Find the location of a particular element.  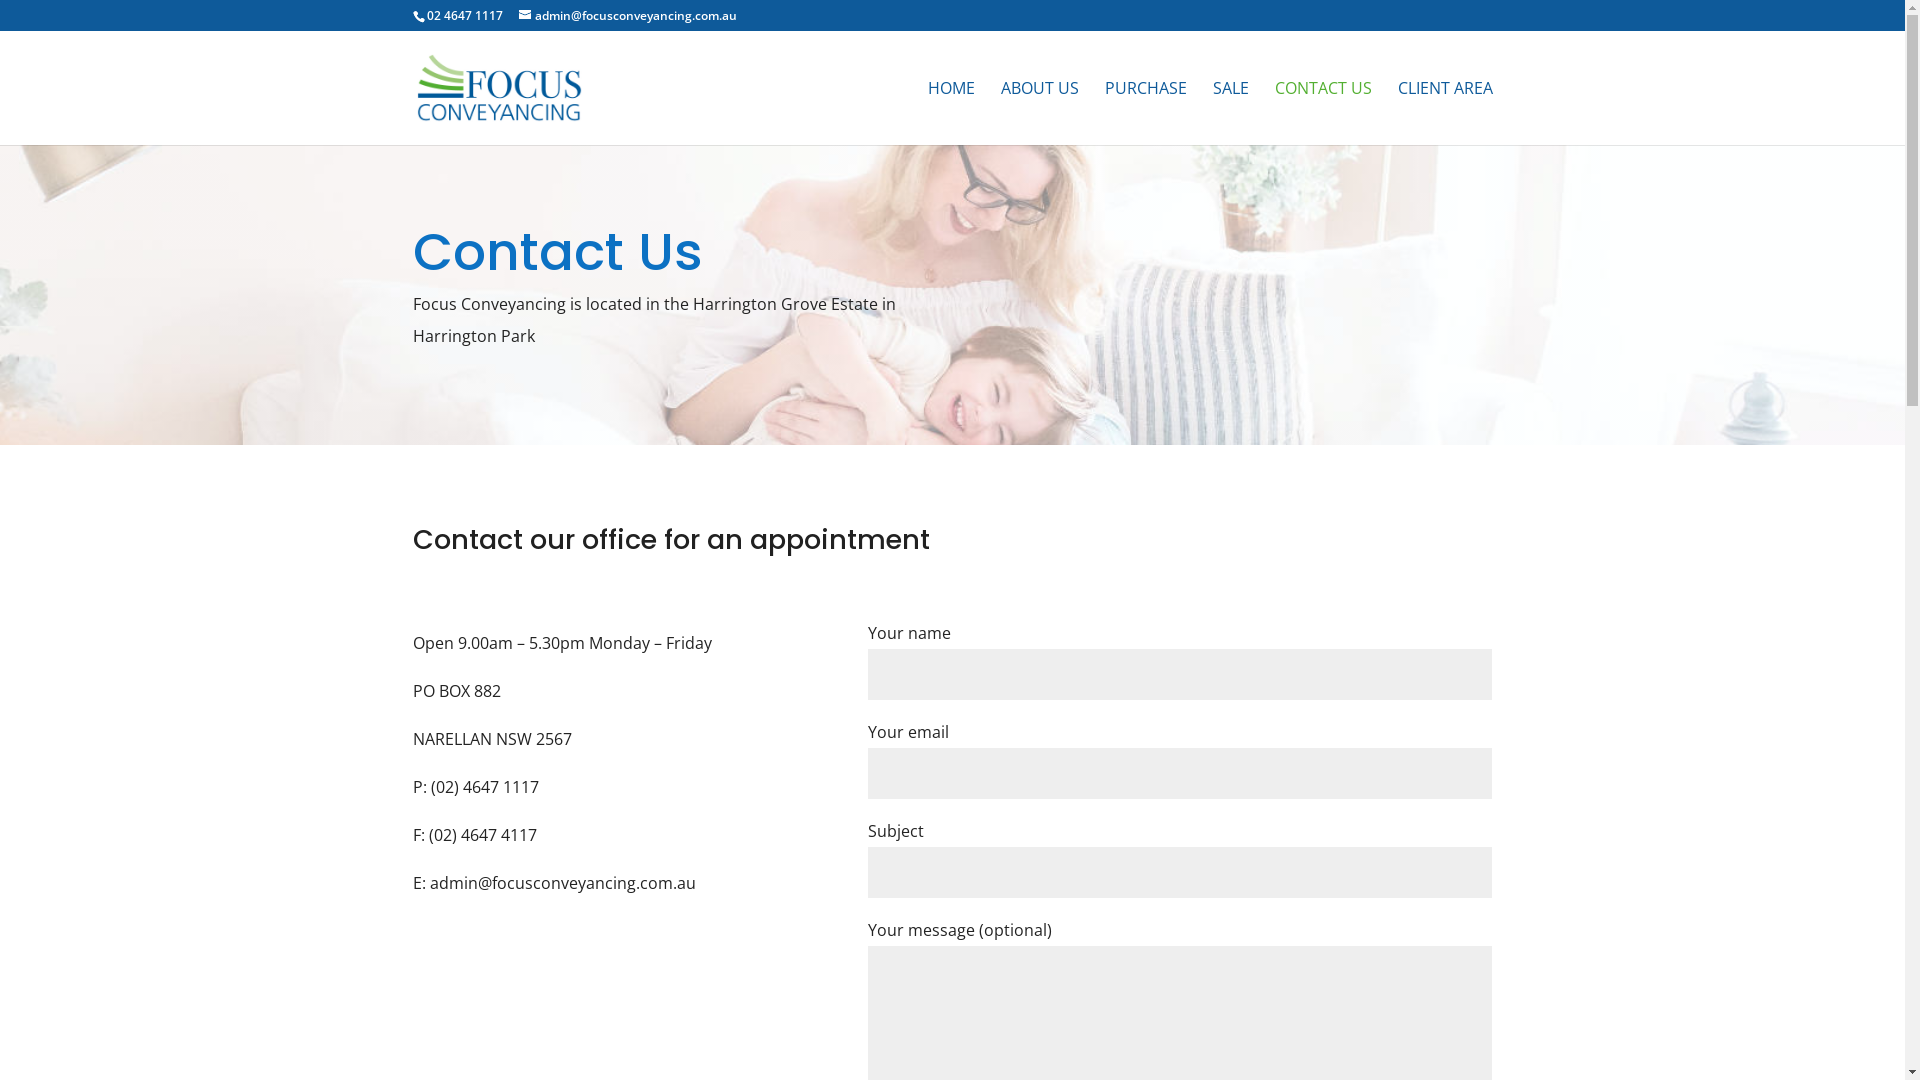

'PURCHASE' is located at coordinates (1145, 112).